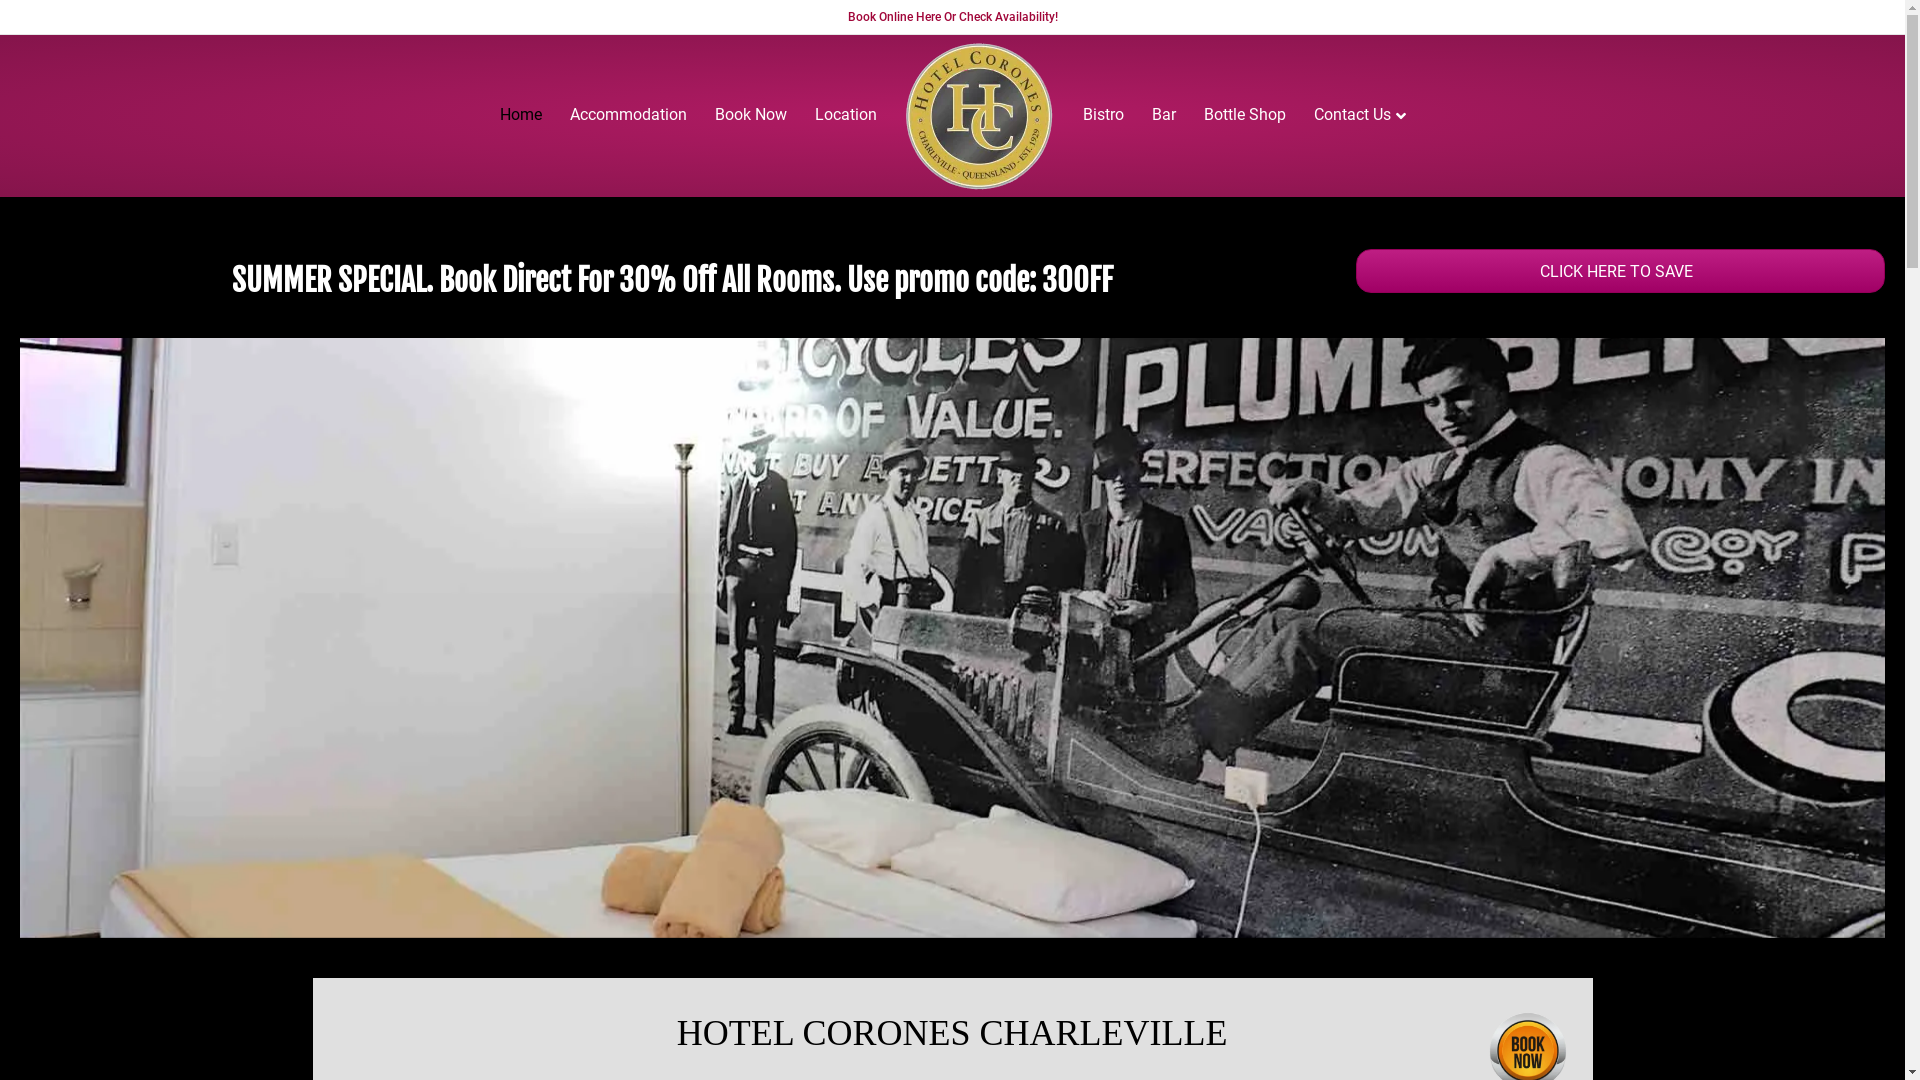  What do you see at coordinates (800, 115) in the screenshot?
I see `'Location'` at bounding box center [800, 115].